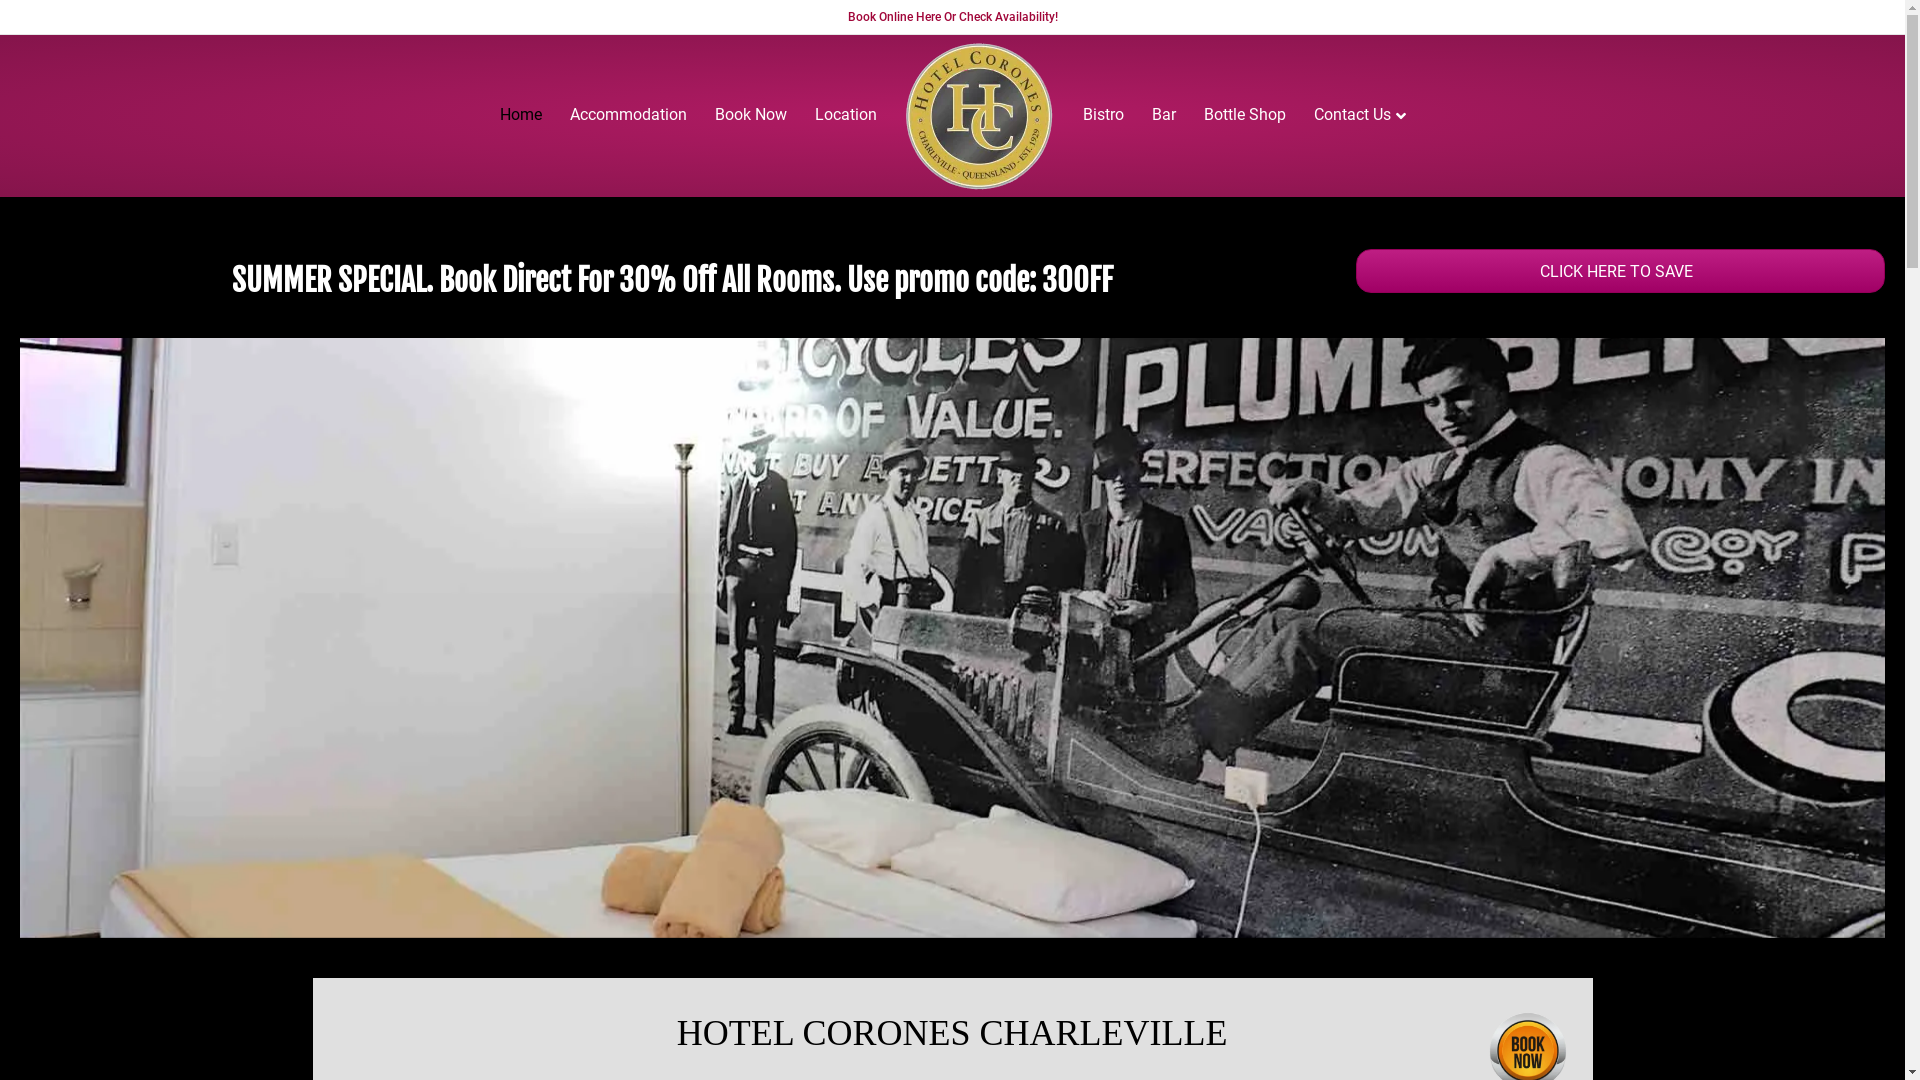  What do you see at coordinates (800, 115) in the screenshot?
I see `'Location'` at bounding box center [800, 115].